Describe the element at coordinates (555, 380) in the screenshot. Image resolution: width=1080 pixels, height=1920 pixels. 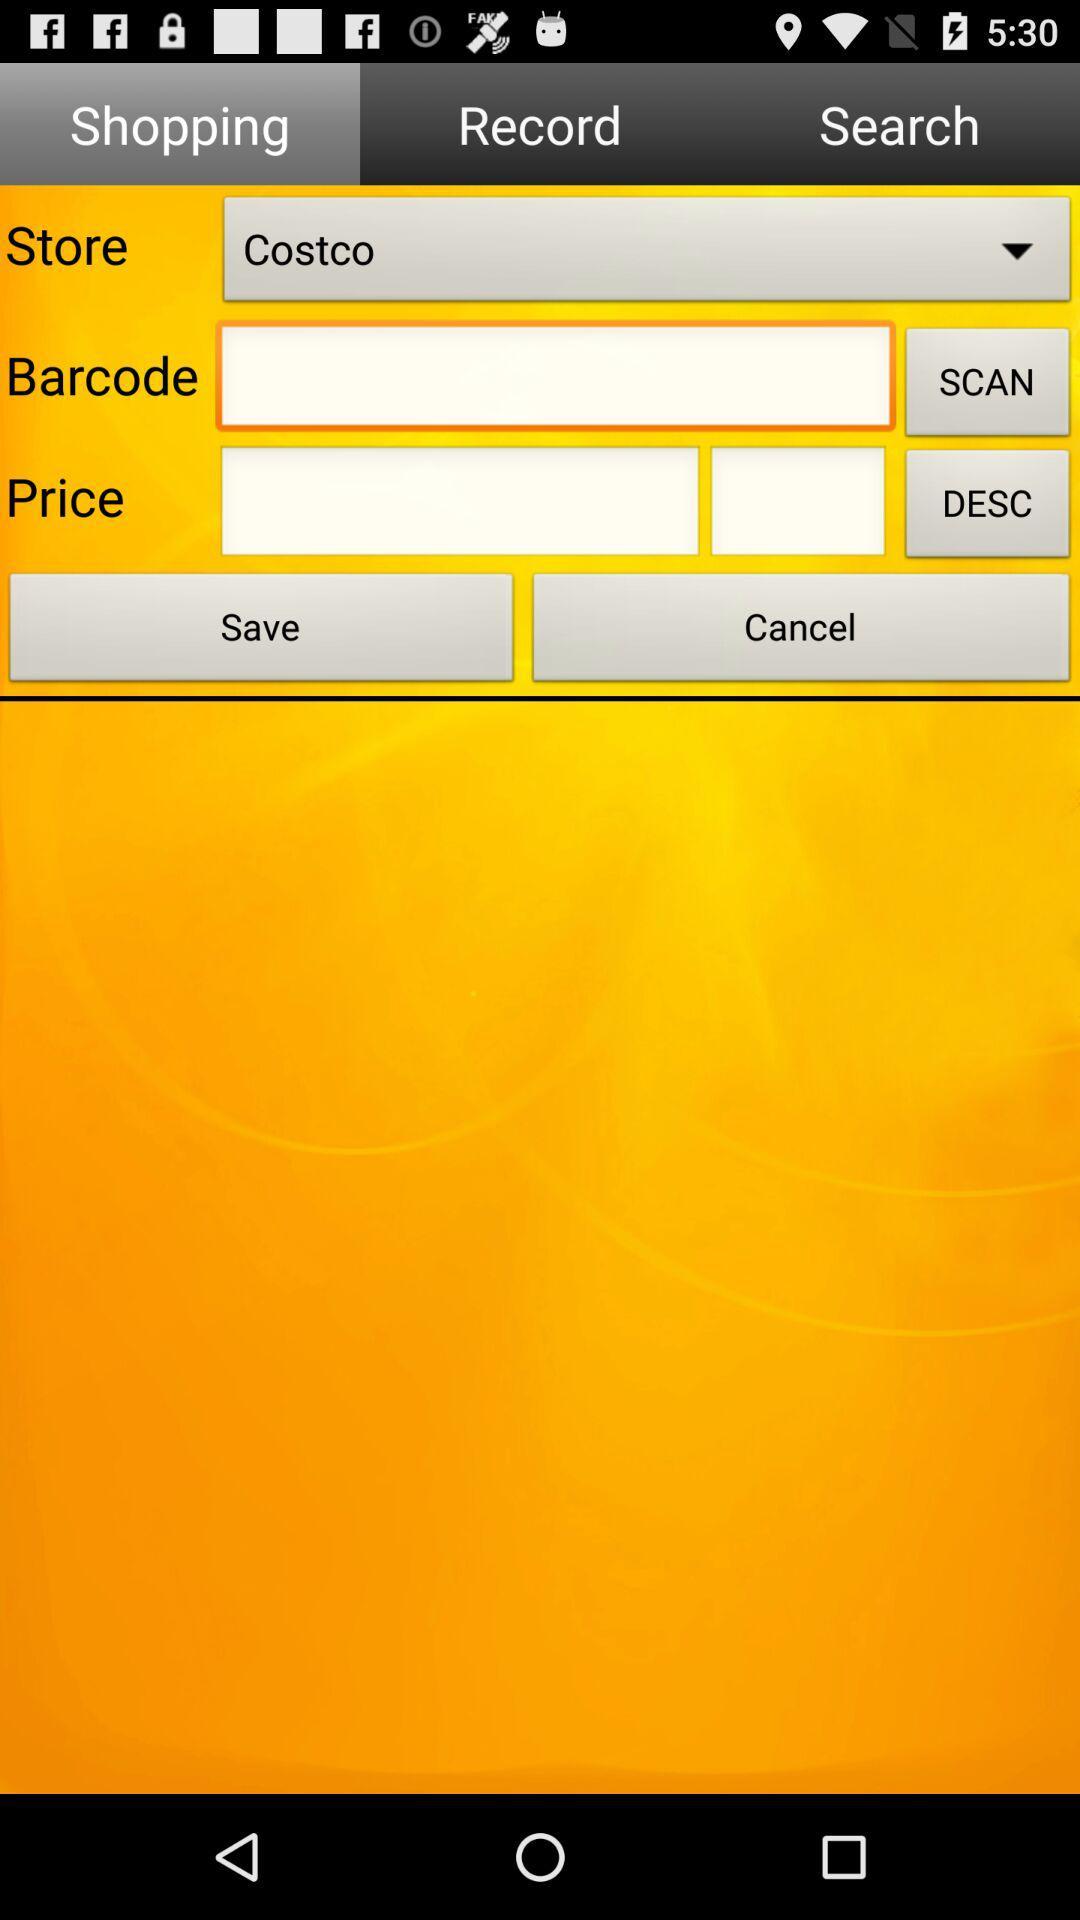
I see `to enter text belongs to bar code` at that location.